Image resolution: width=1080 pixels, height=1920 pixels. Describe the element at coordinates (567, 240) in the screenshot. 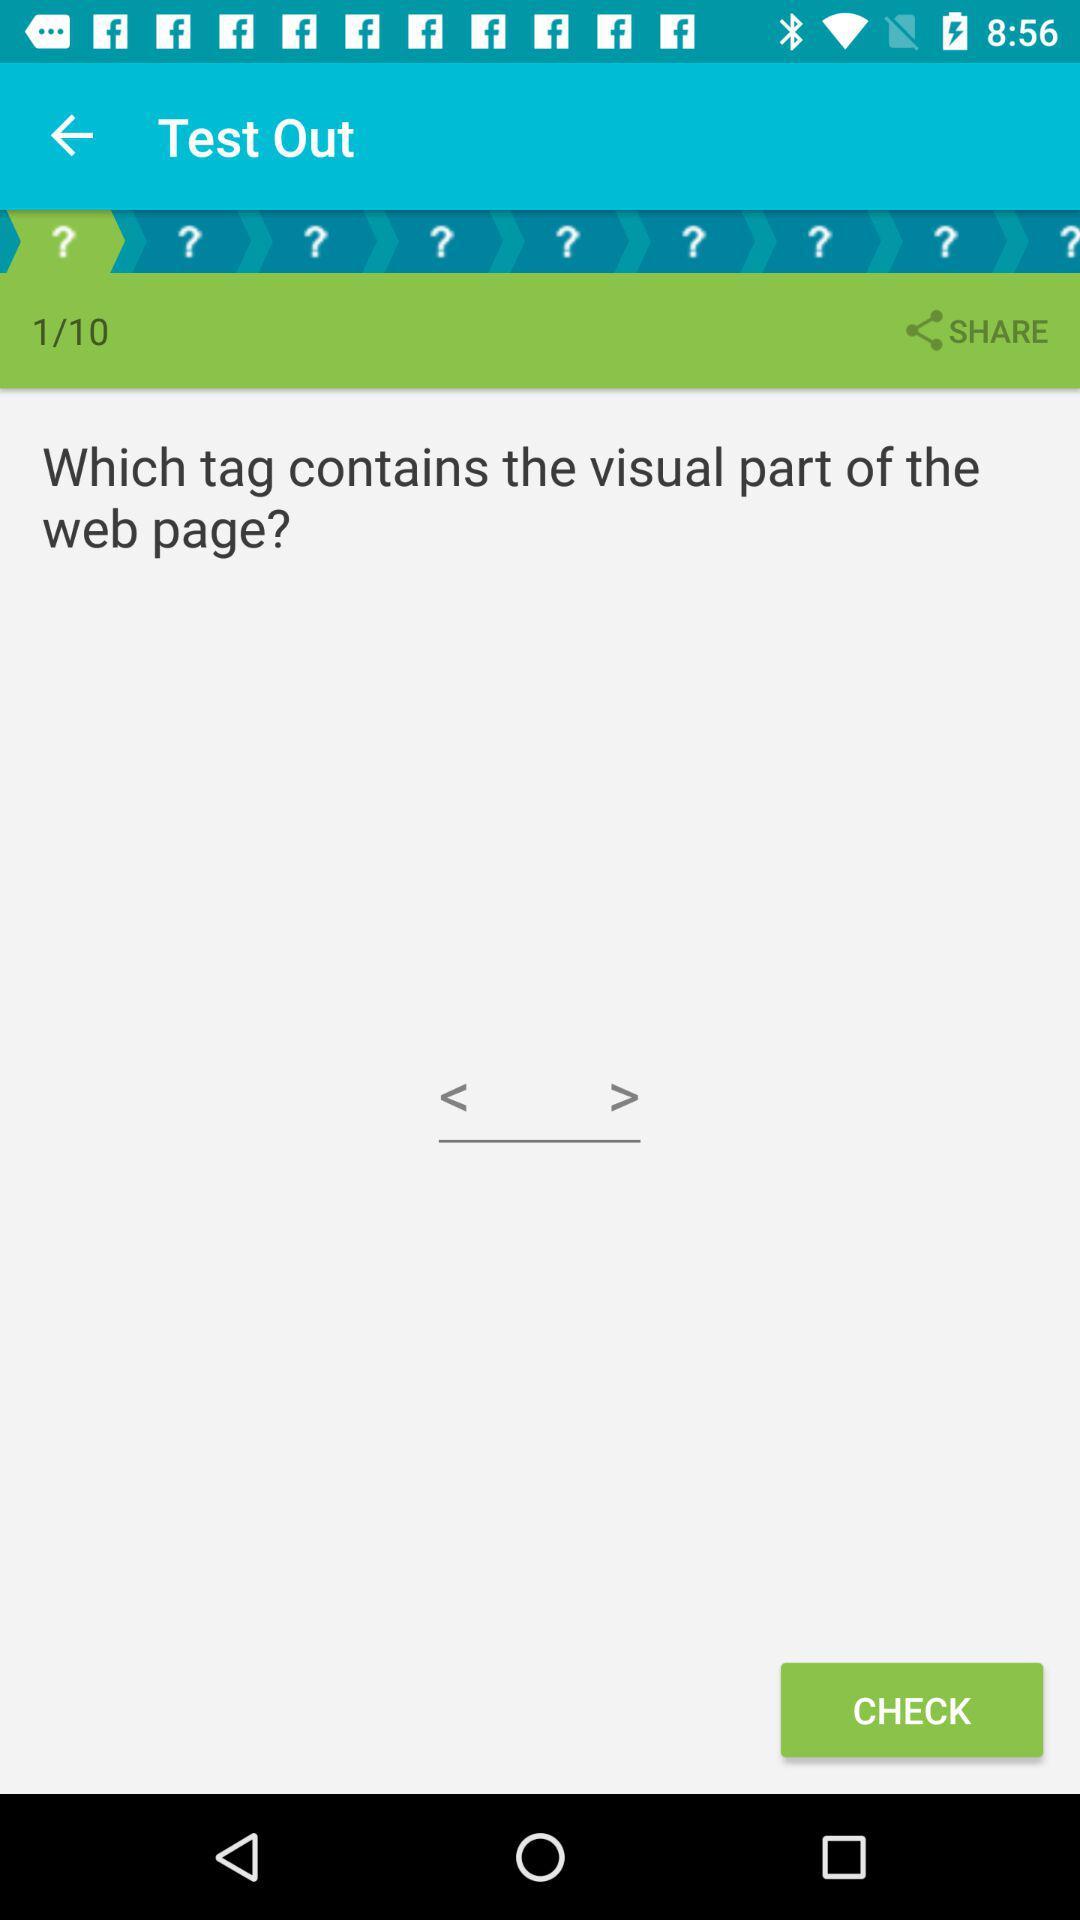

I see `question` at that location.